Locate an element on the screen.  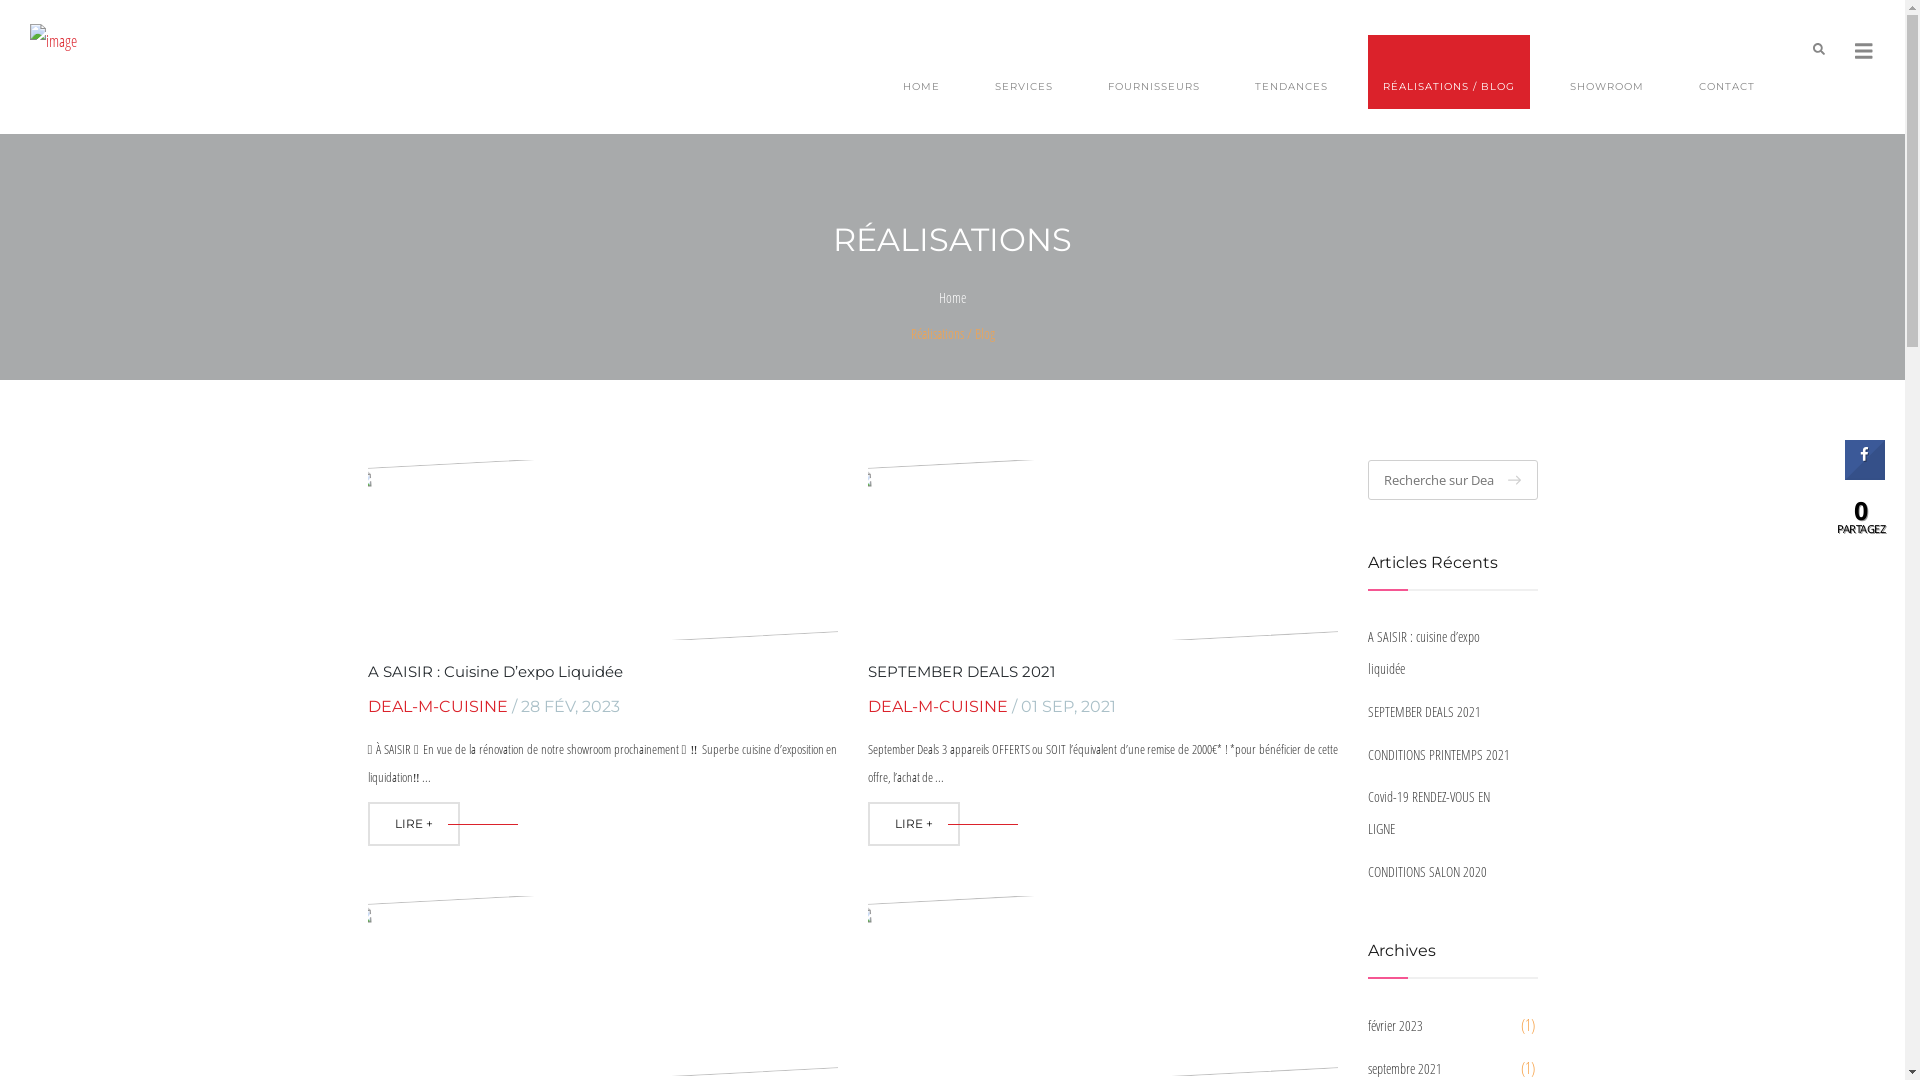
'LIRE +' is located at coordinates (412, 824).